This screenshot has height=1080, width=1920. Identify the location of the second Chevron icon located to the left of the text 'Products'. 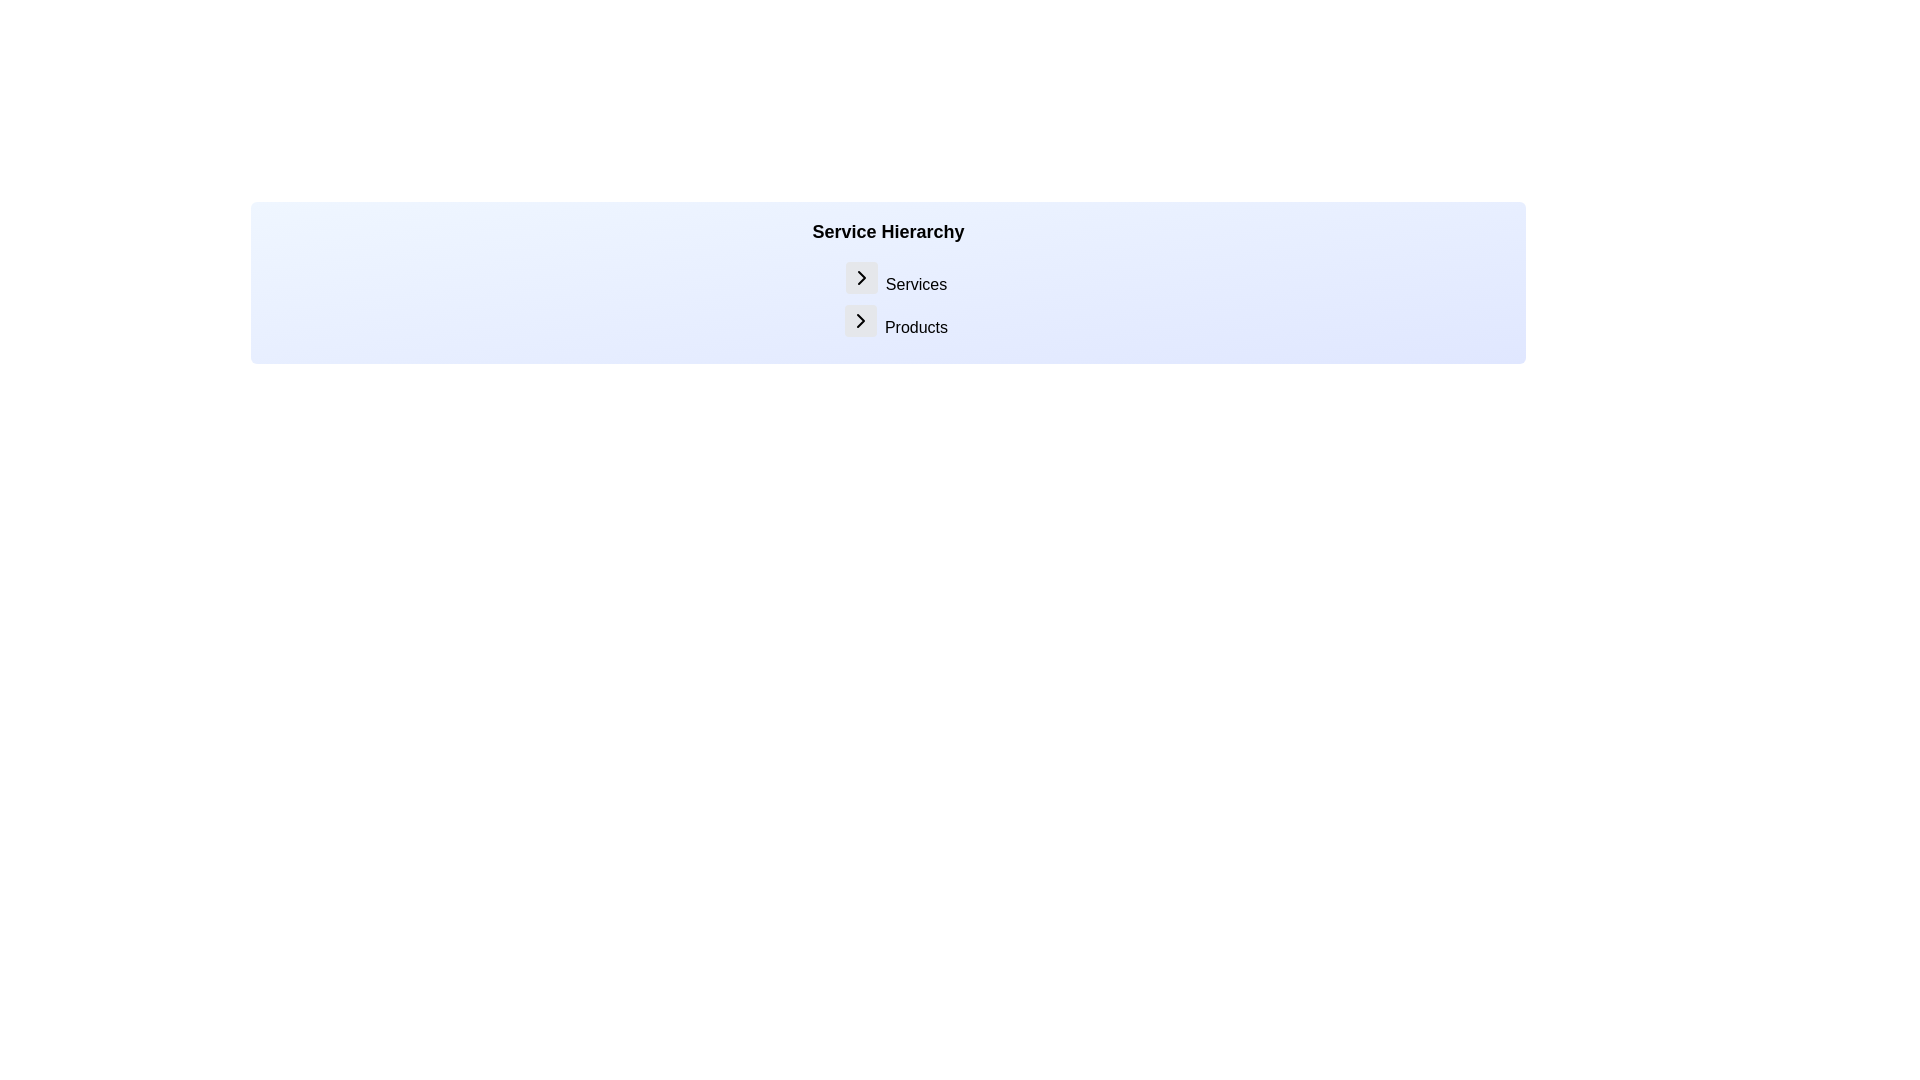
(860, 319).